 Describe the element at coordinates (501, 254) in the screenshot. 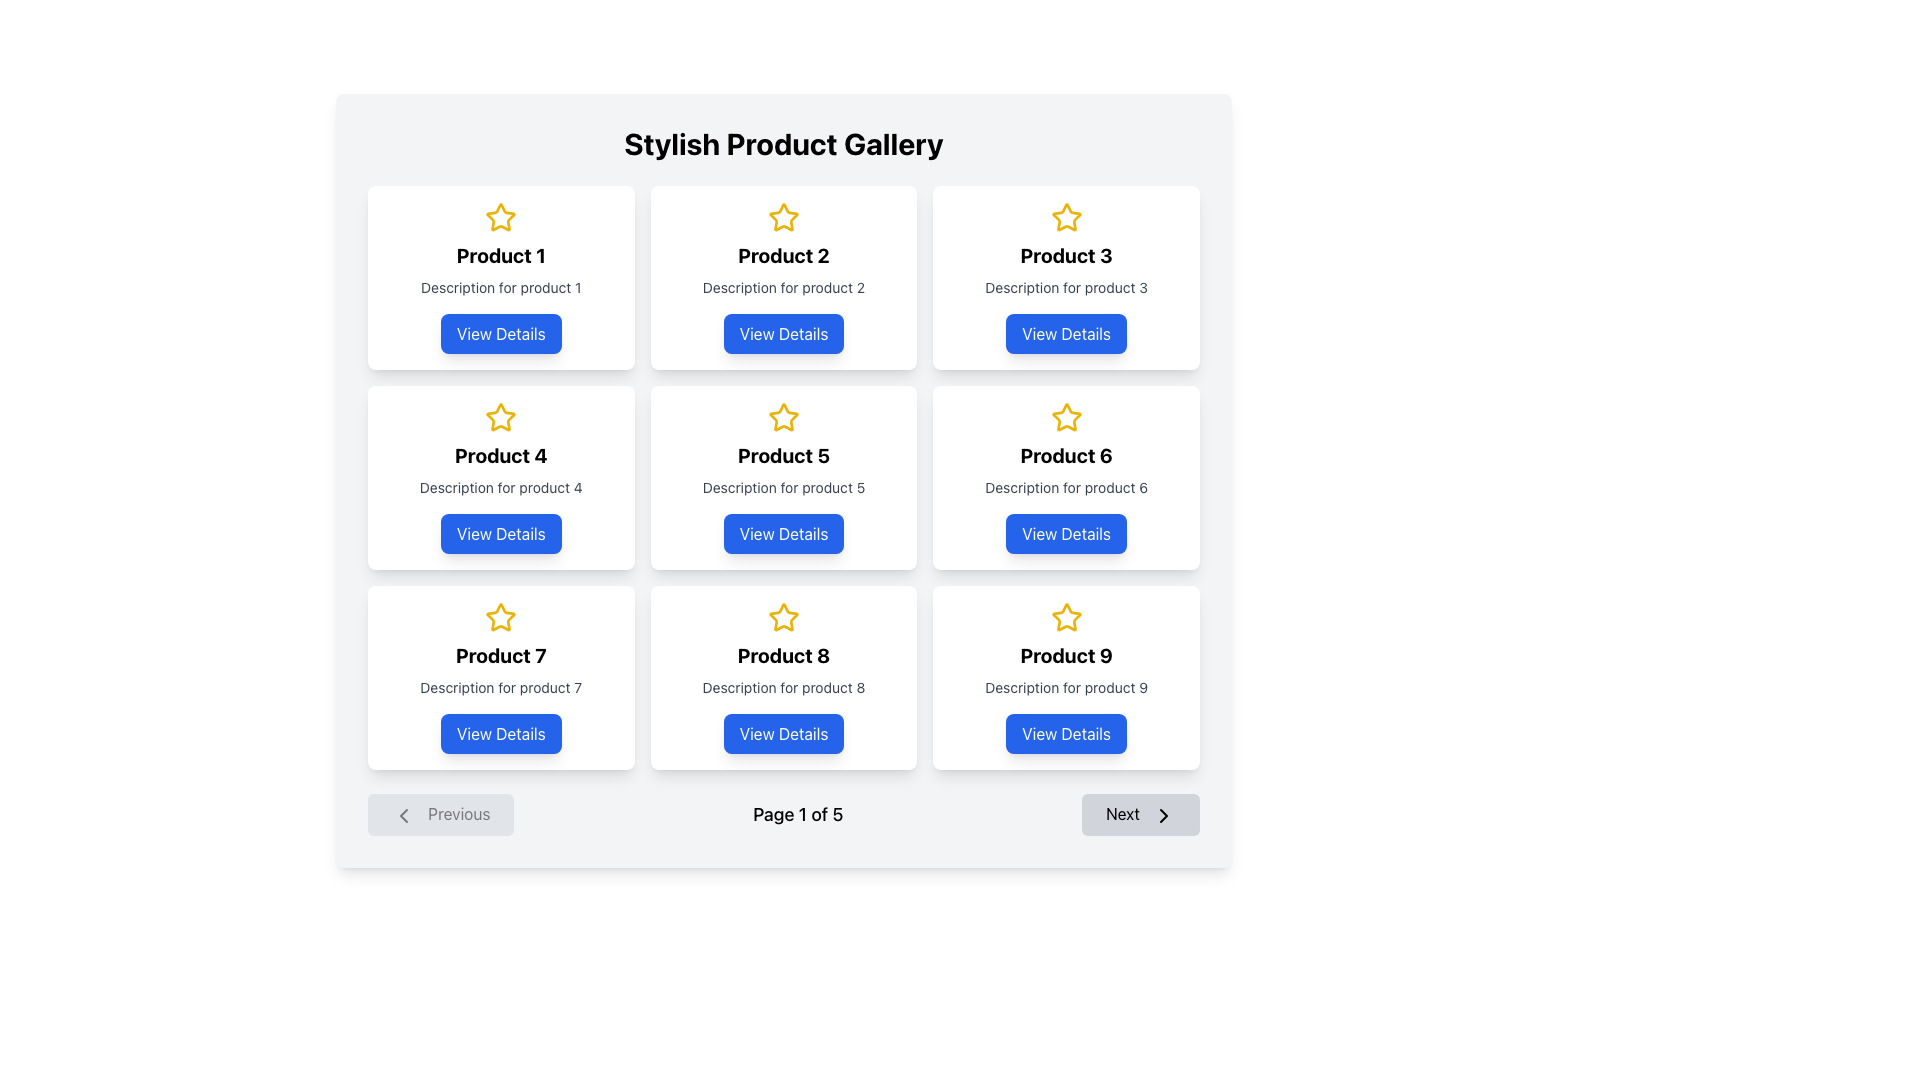

I see `the text element displaying 'Product 1' in bold, large font size, located at the upper-center of the first product card in the grid-based product gallery` at that location.